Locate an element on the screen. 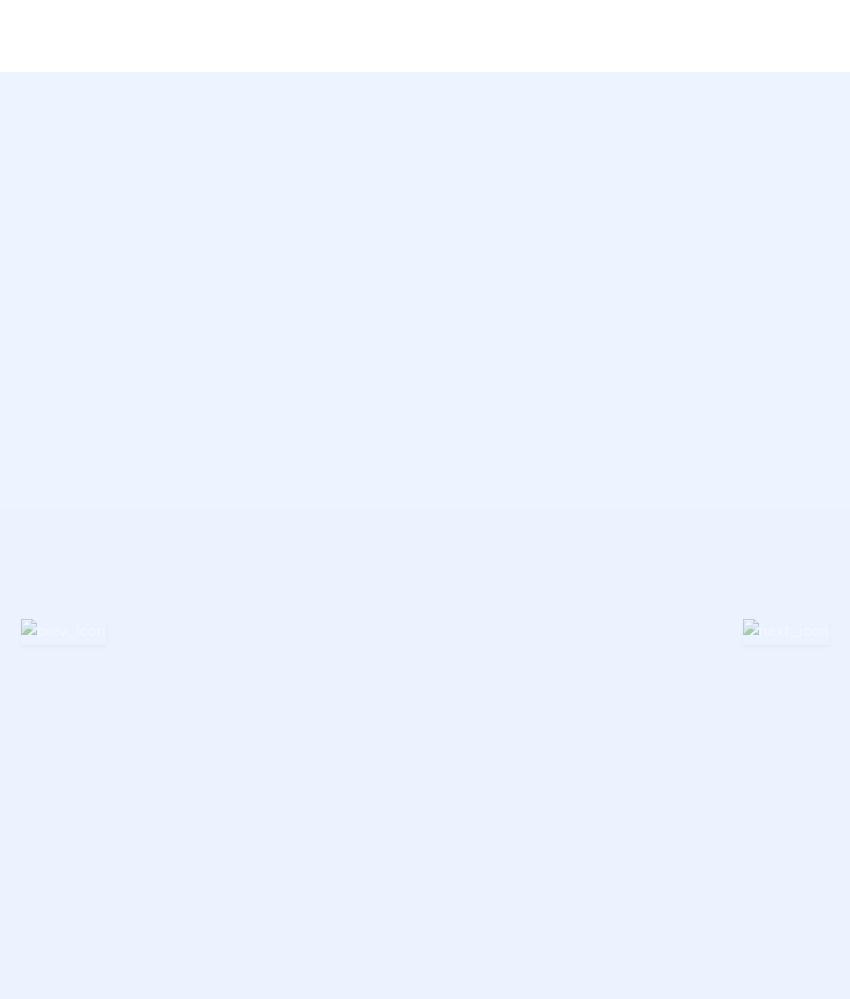 This screenshot has height=999, width=850. 'Buy Now' is located at coordinates (120, 493).